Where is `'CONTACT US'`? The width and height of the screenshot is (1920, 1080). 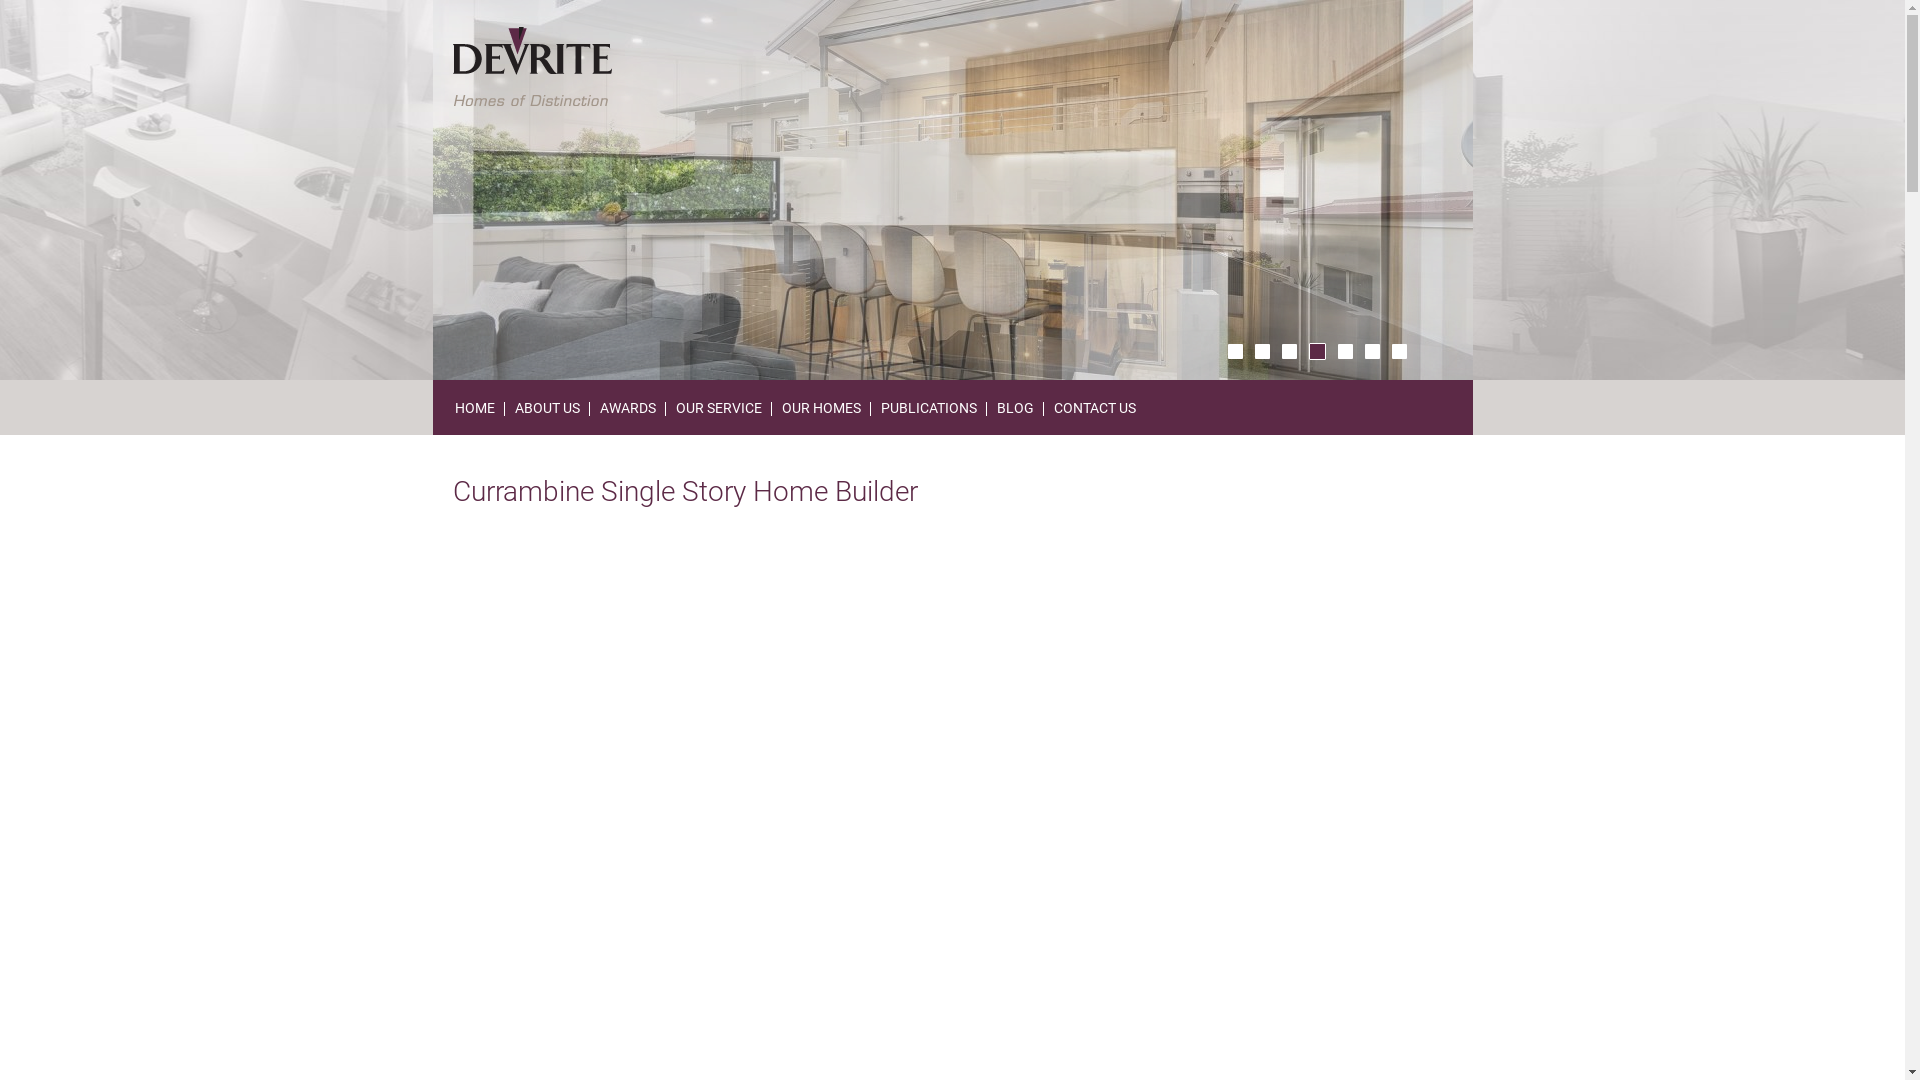
'CONTACT US' is located at coordinates (1093, 407).